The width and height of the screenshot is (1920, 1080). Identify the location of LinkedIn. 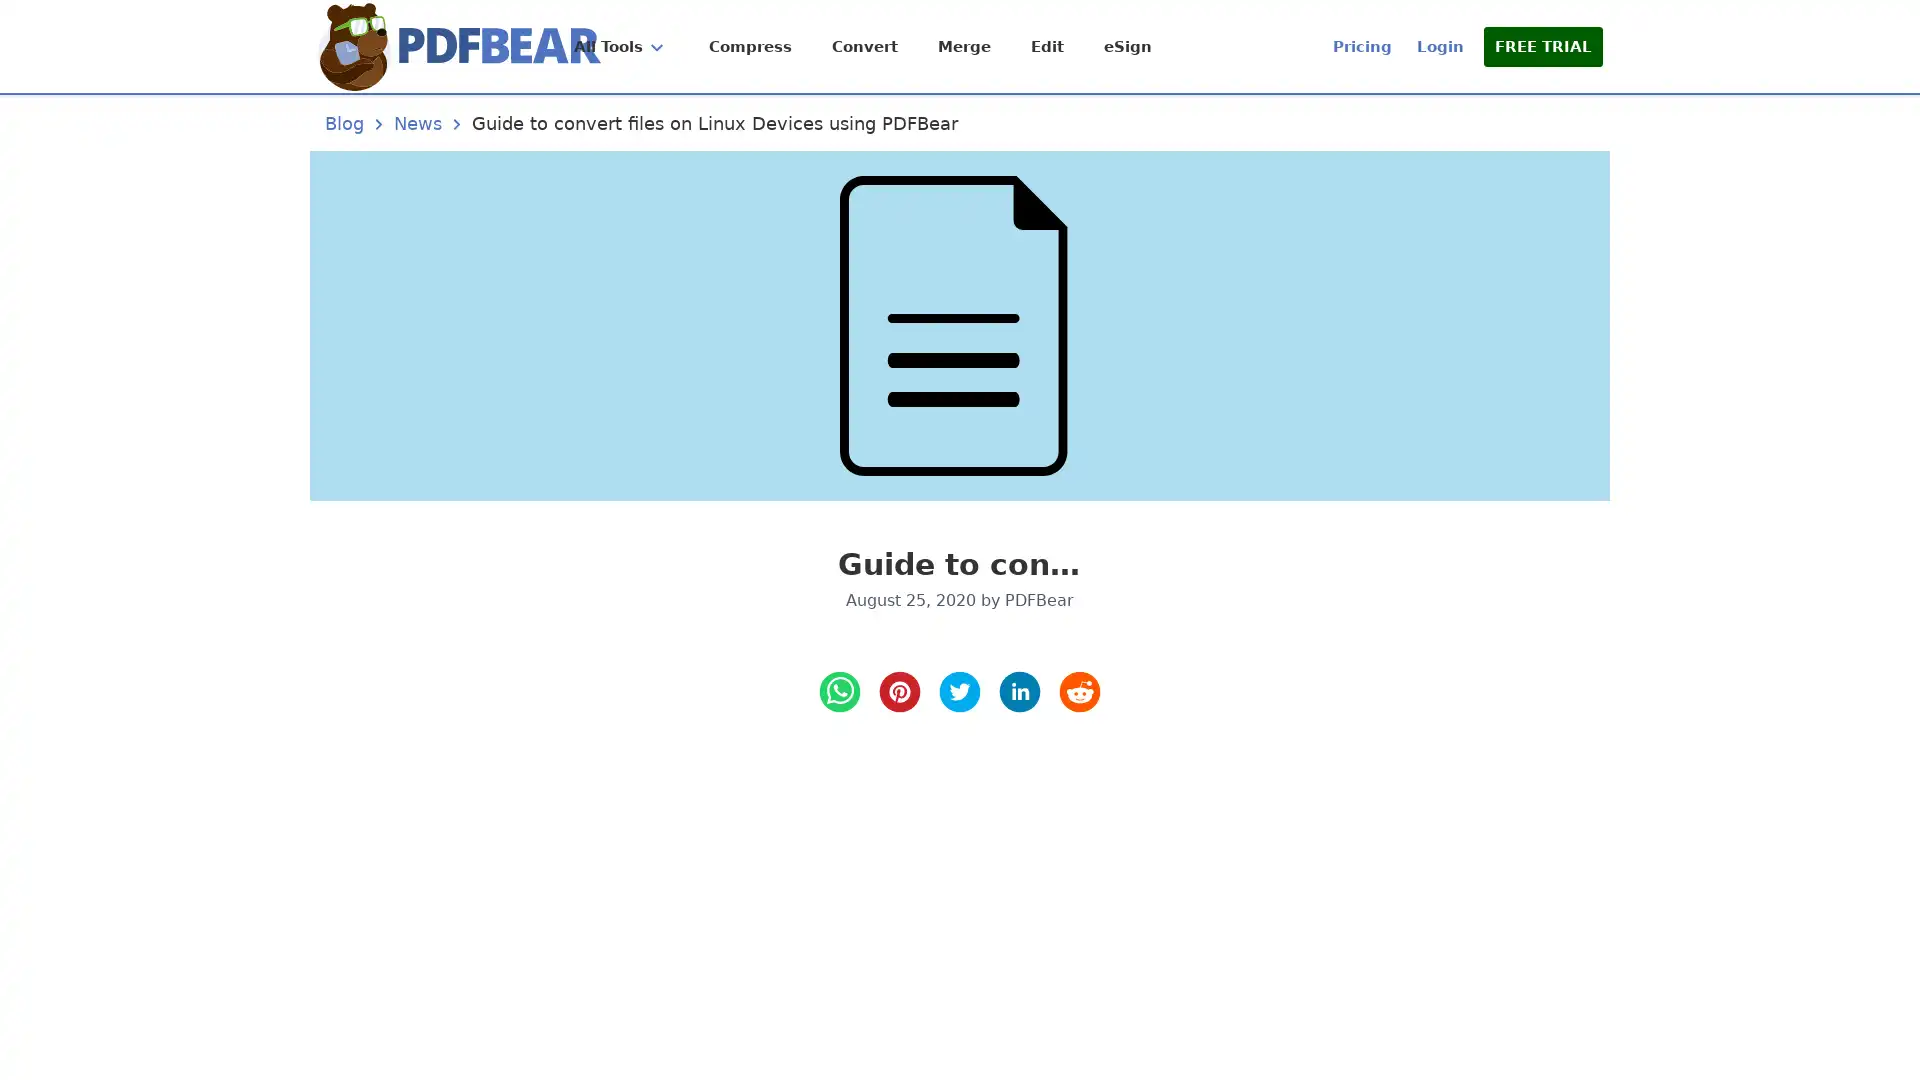
(1019, 690).